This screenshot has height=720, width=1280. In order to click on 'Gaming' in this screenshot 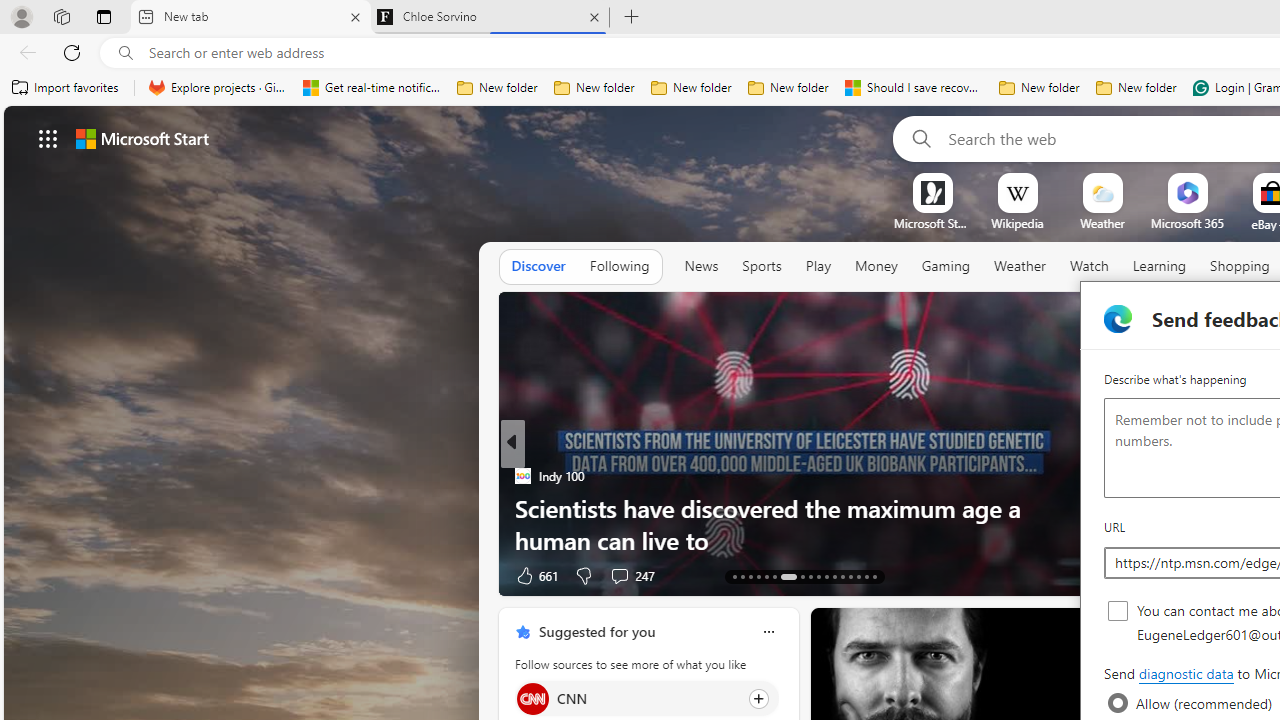, I will do `click(944, 266)`.